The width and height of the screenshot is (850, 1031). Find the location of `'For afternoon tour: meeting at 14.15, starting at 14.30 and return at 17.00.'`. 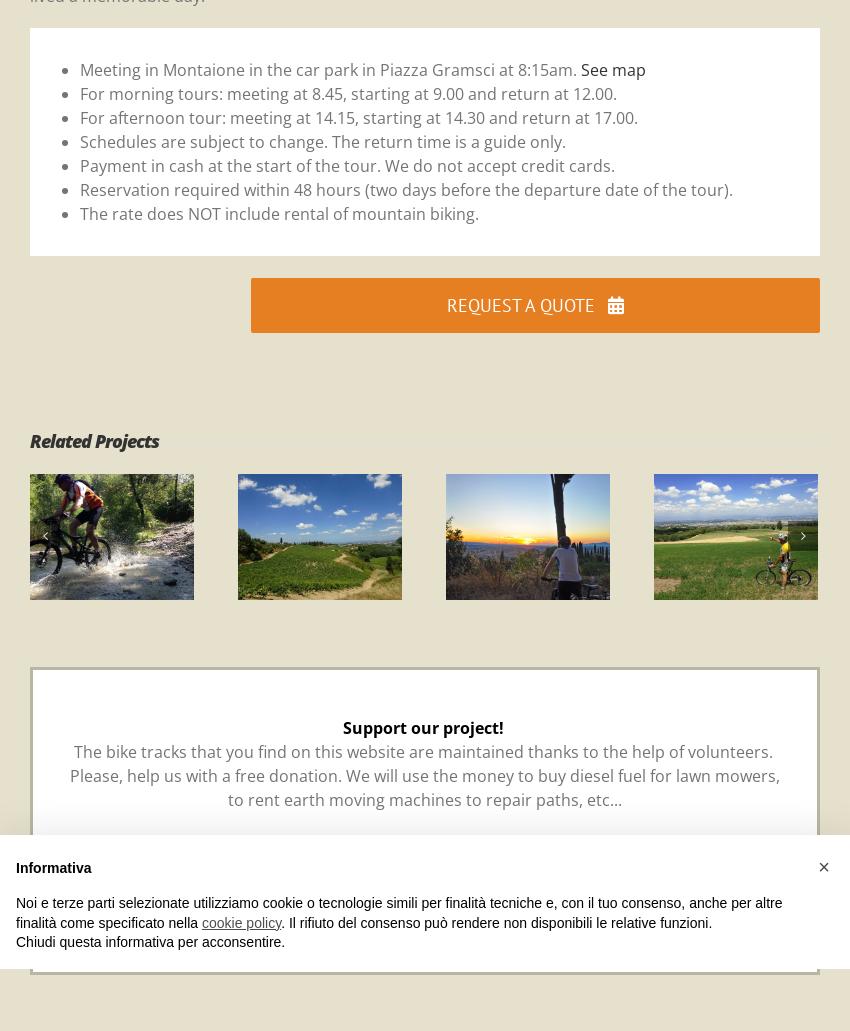

'For afternoon tour: meeting at 14.15, starting at 14.30 and return at 17.00.' is located at coordinates (358, 117).